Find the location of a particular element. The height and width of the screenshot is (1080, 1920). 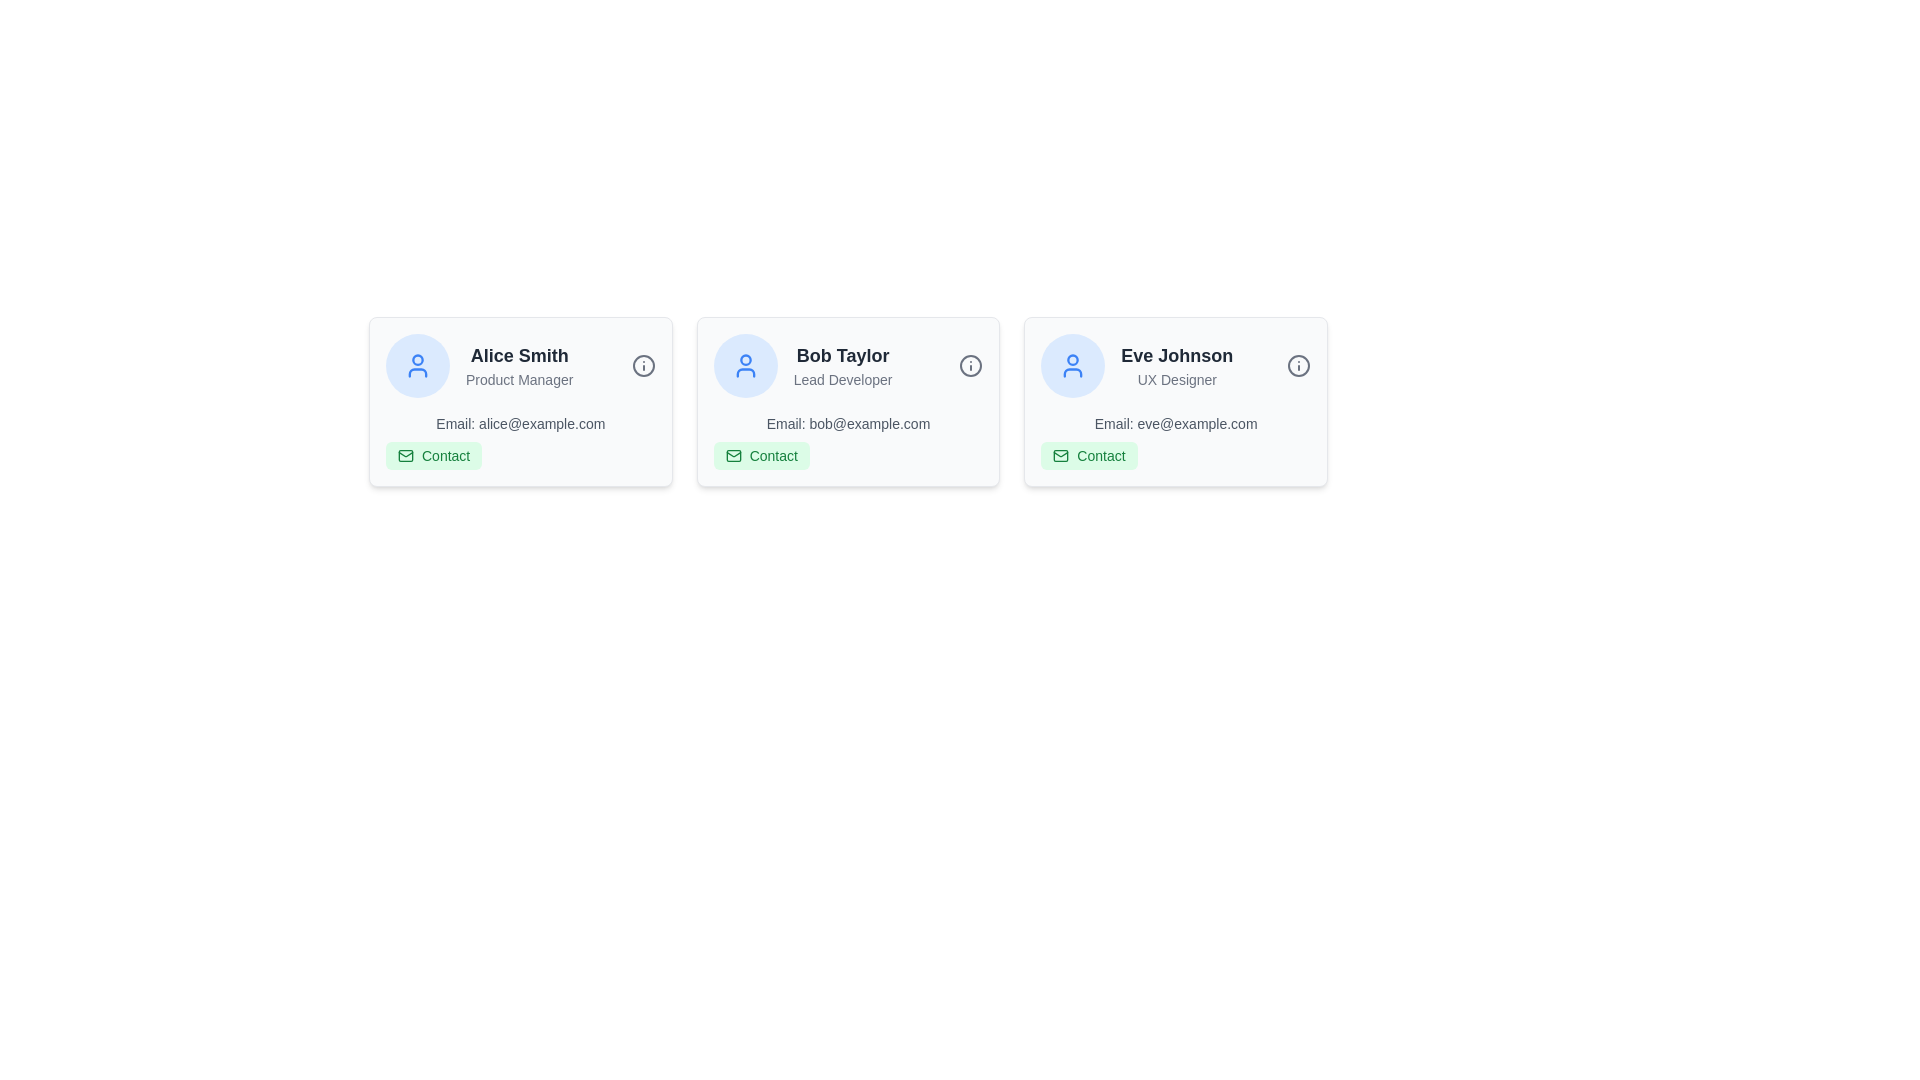

the circular user profile avatar icon with a light blue background and a darker blue user avatar symbol, located at the top-left corner of the profile card for 'Eve Johnson - UX Designer' is located at coordinates (1072, 366).